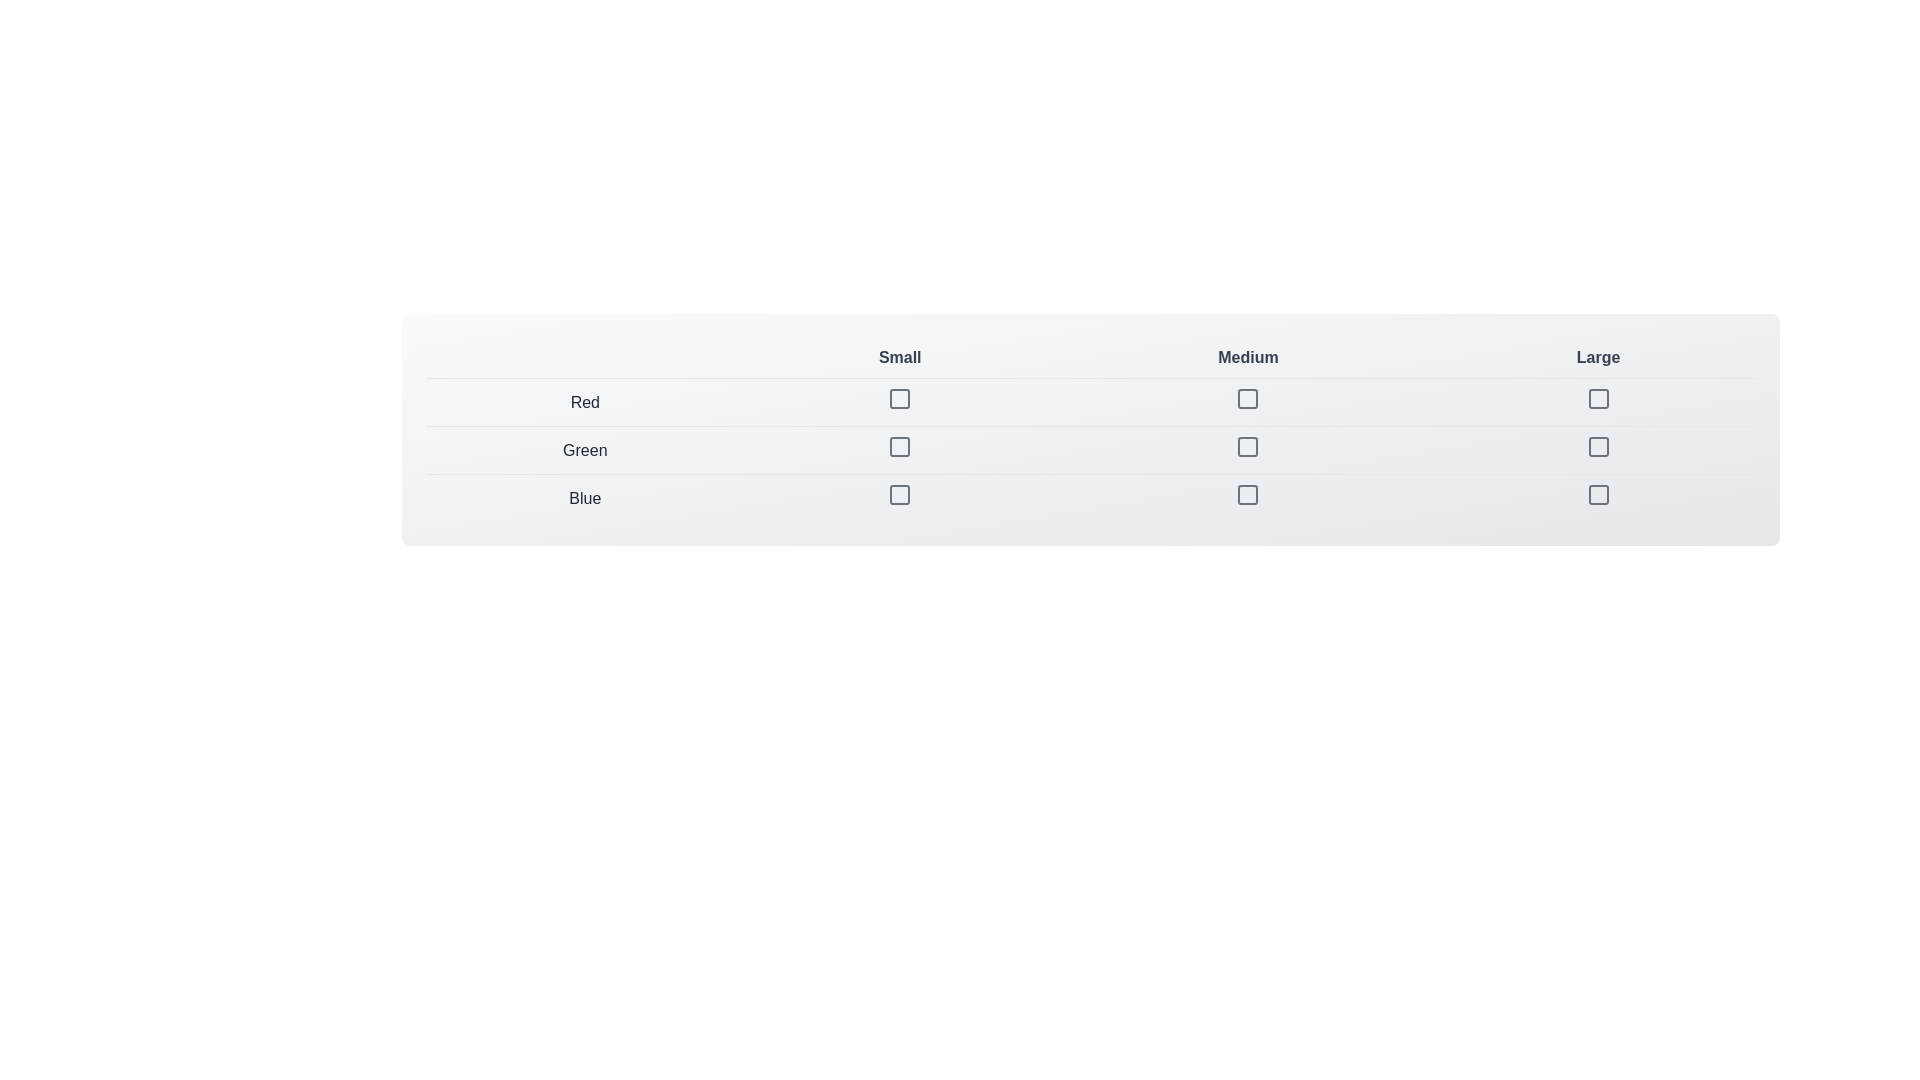 Image resolution: width=1920 pixels, height=1080 pixels. I want to click on the checkbox in the second row and third column of the table under the 'Medium' column heading beside the label 'Green', so click(1247, 446).